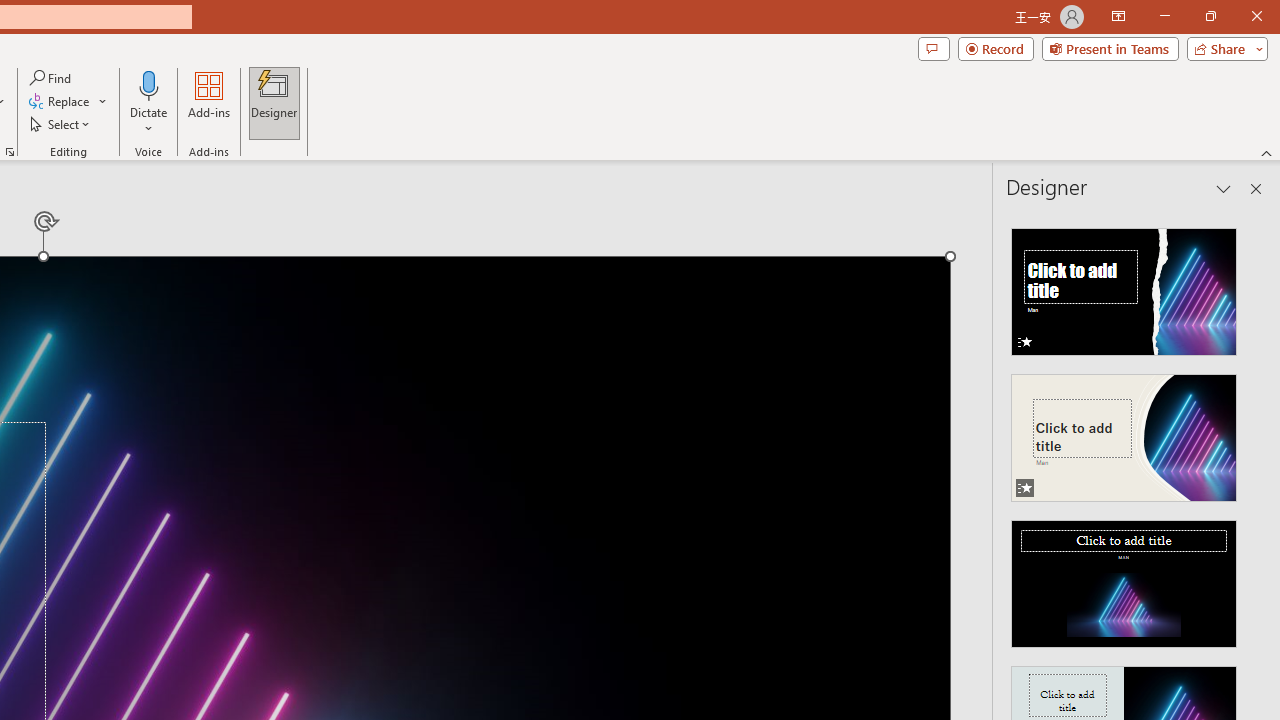 Image resolution: width=1280 pixels, height=720 pixels. Describe the element at coordinates (1223, 189) in the screenshot. I see `'Task Pane Options'` at that location.